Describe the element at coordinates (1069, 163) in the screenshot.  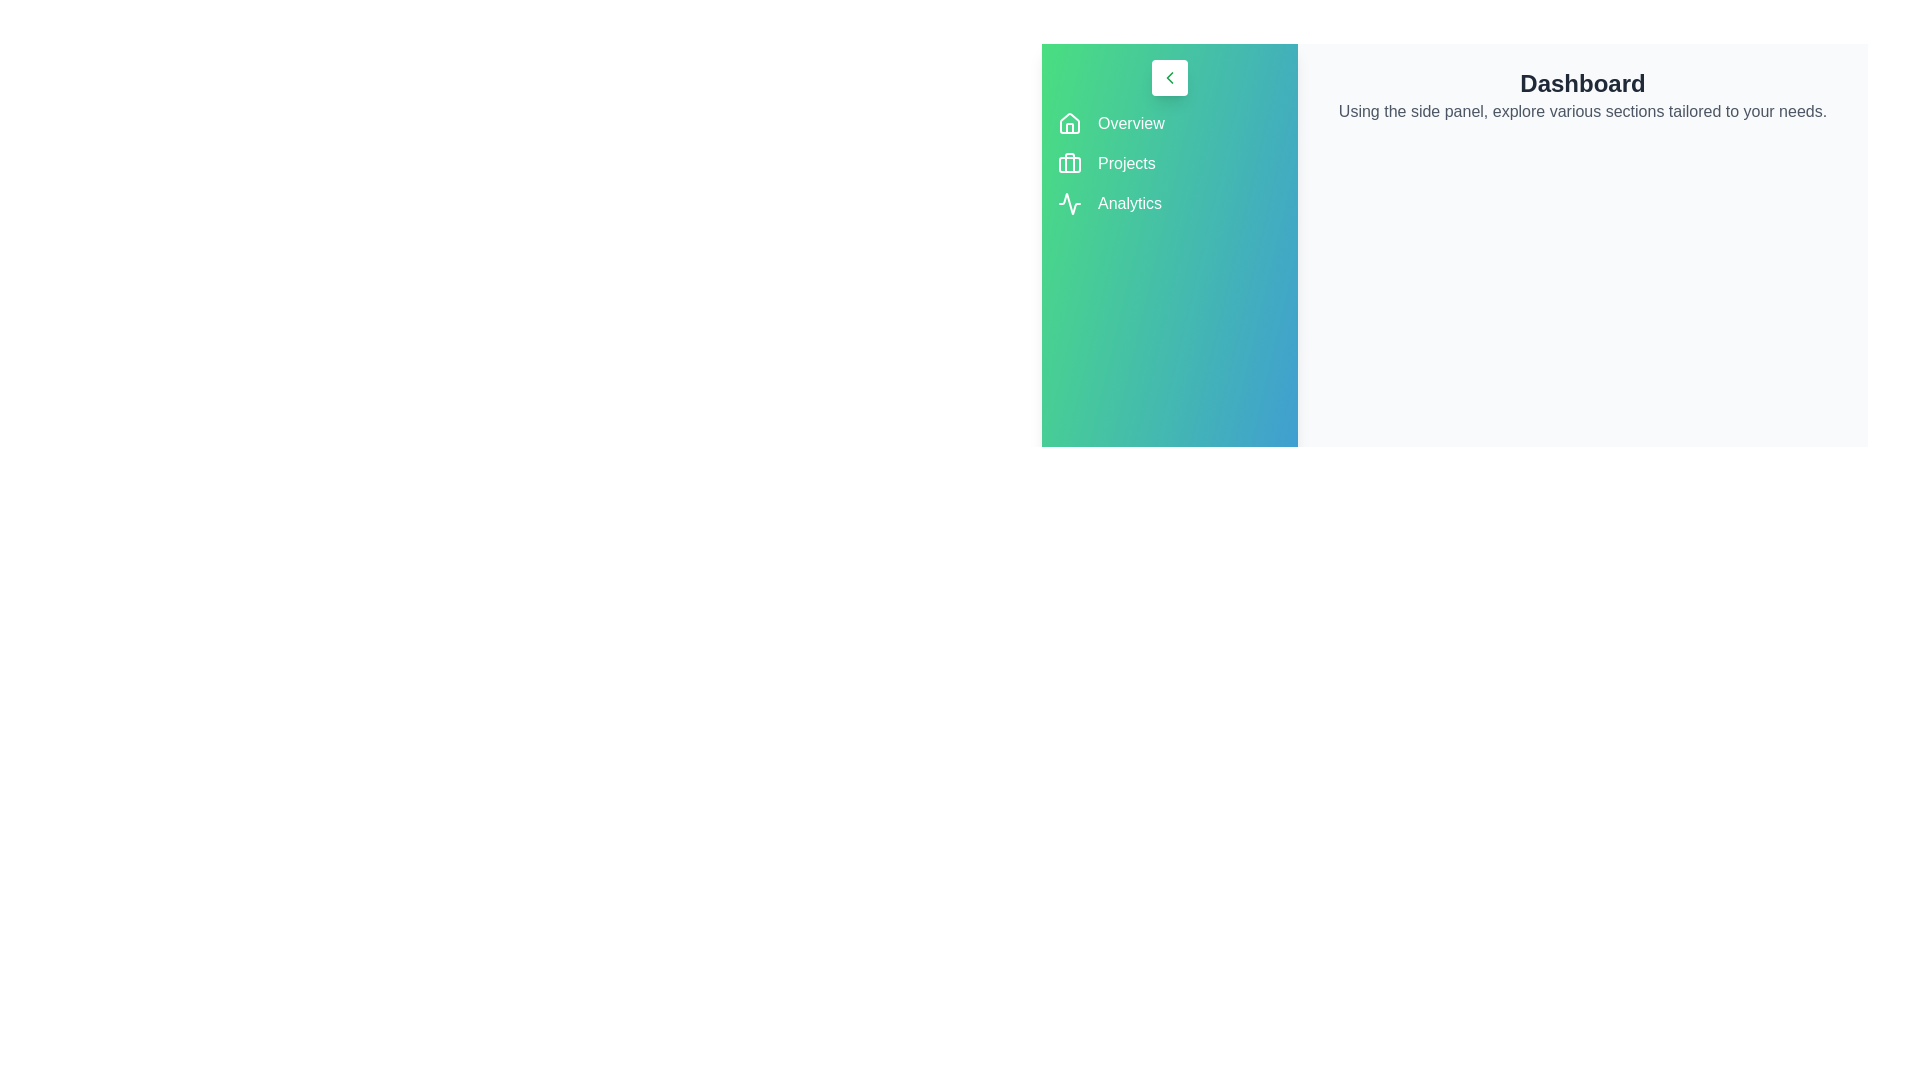
I see `the Projects icon to observe its hover effect` at that location.